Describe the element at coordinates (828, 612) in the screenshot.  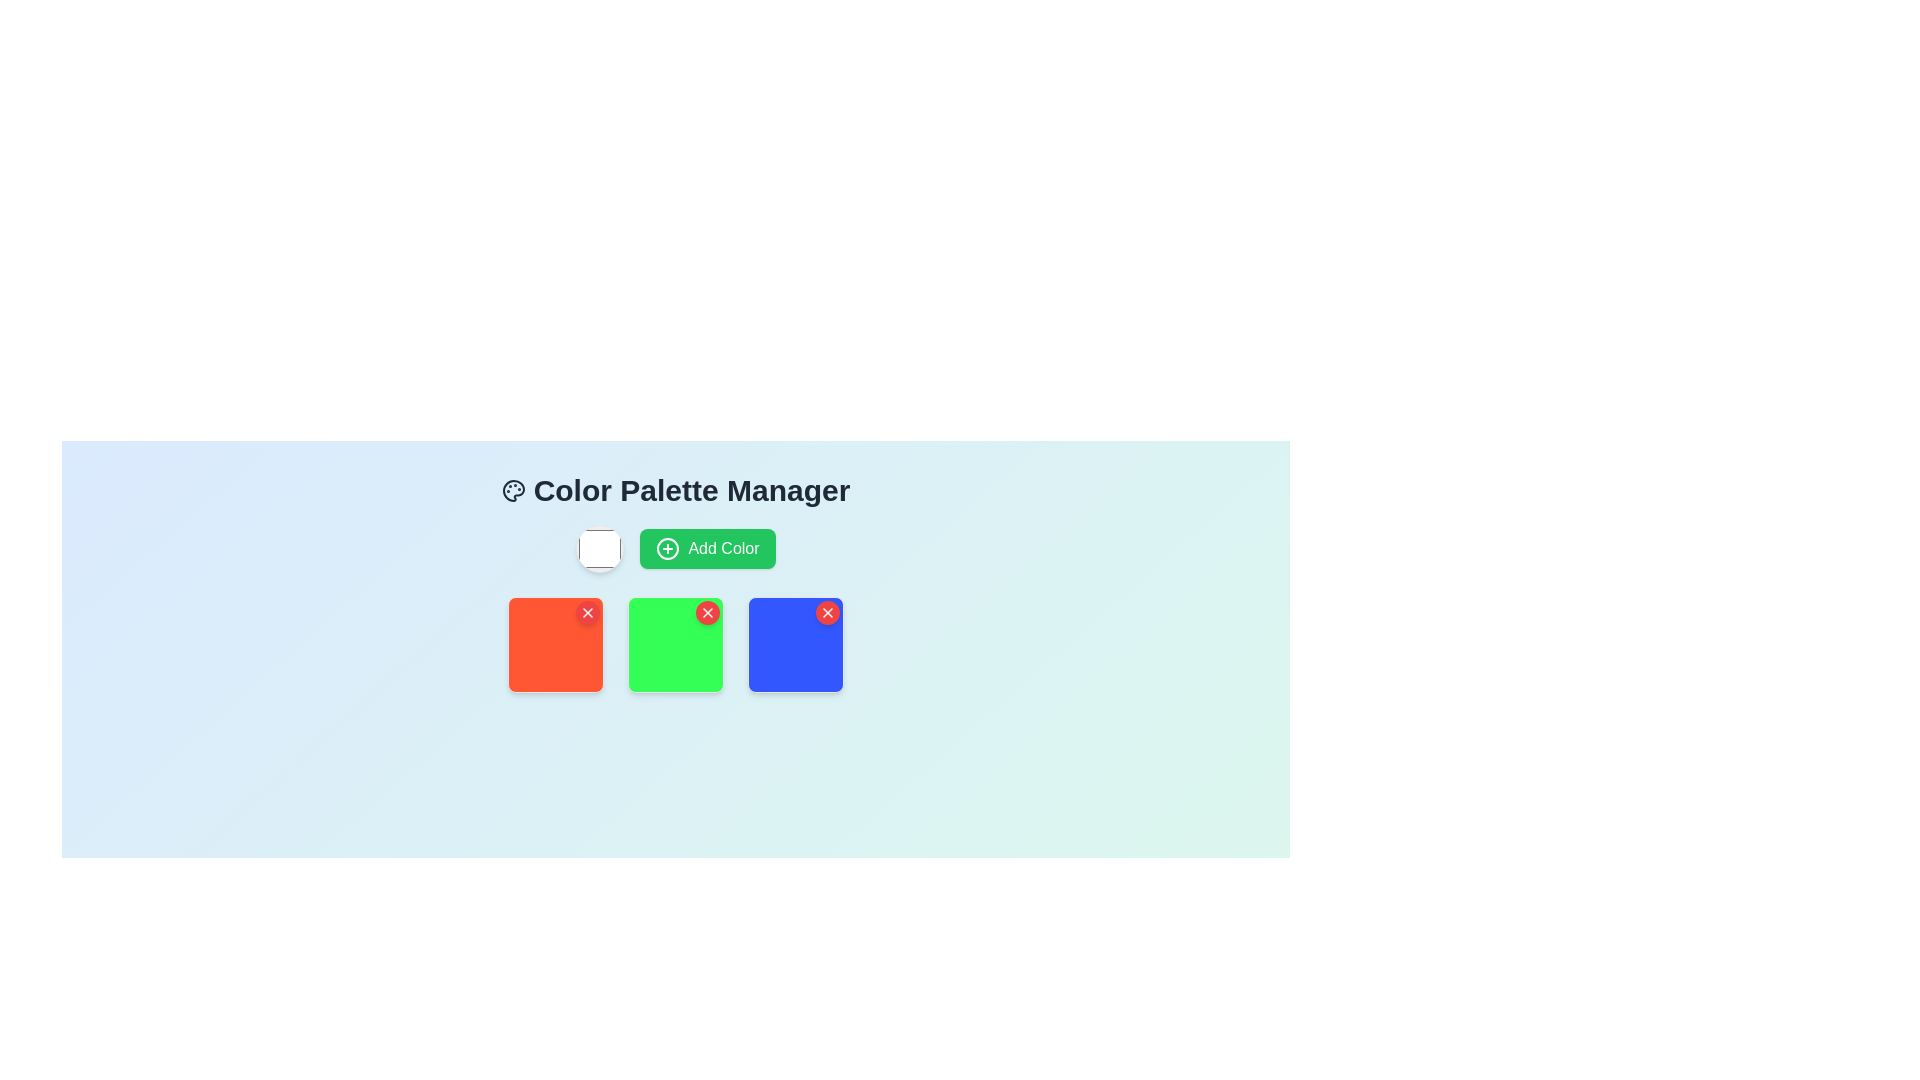
I see `the close button located in the top-right corner of the blue square box, which is the third among a row of three colored square boxes` at that location.